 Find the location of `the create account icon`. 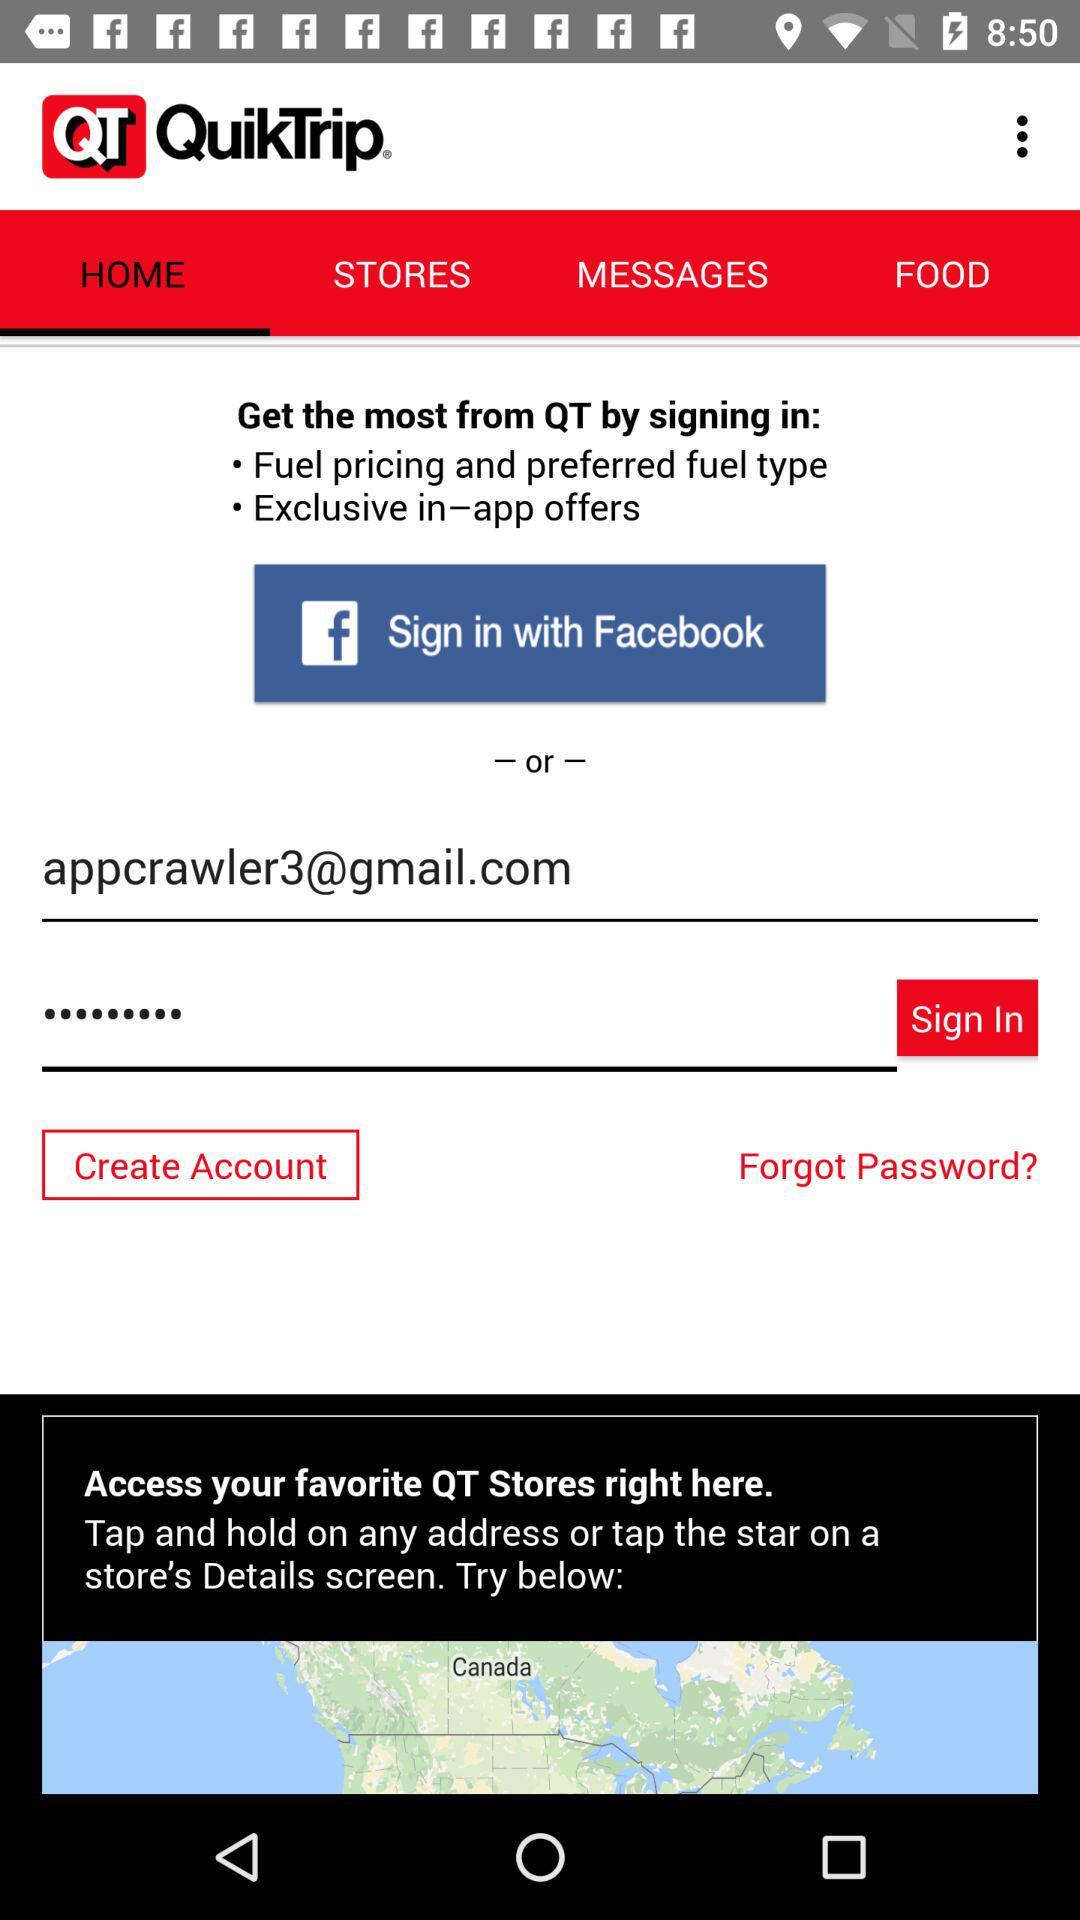

the create account icon is located at coordinates (200, 1164).